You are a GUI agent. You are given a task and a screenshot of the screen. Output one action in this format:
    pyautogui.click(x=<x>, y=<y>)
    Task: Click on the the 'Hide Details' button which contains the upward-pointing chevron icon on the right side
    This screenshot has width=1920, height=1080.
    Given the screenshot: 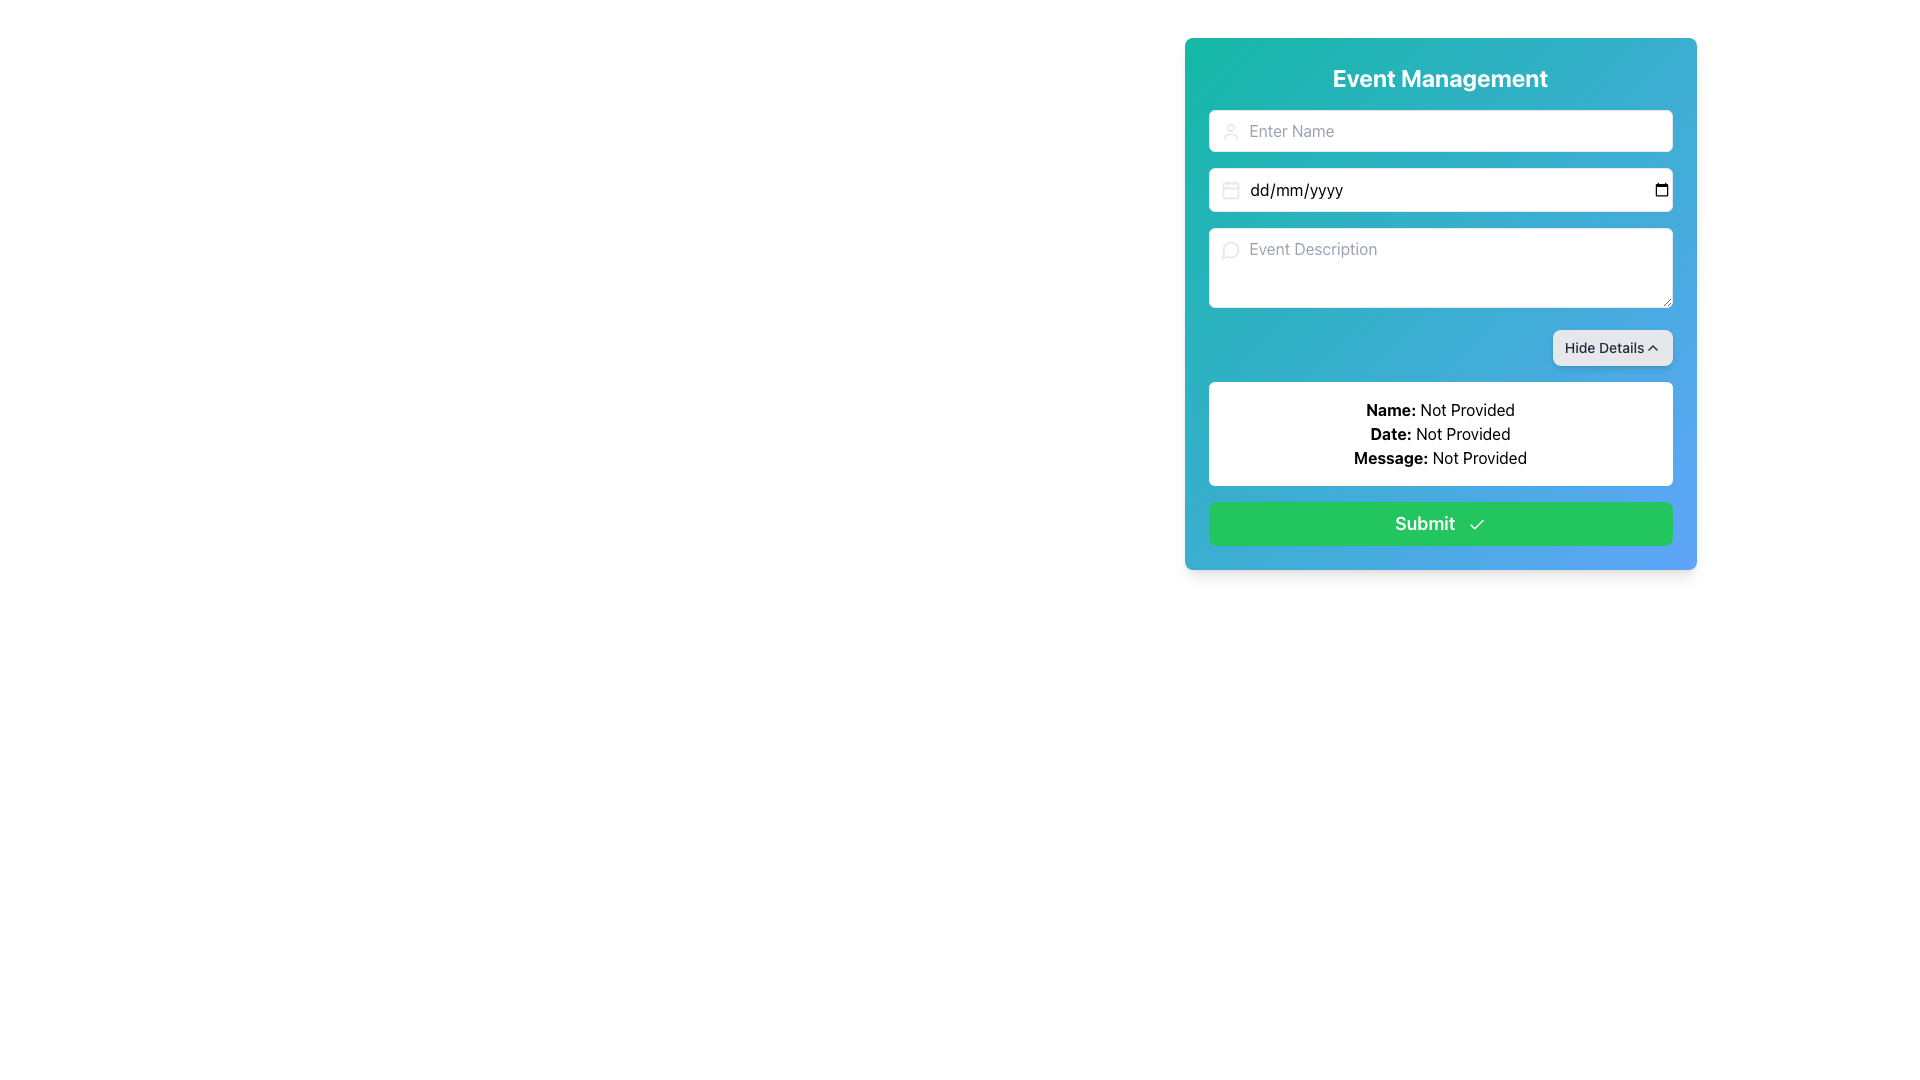 What is the action you would take?
    pyautogui.click(x=1652, y=346)
    